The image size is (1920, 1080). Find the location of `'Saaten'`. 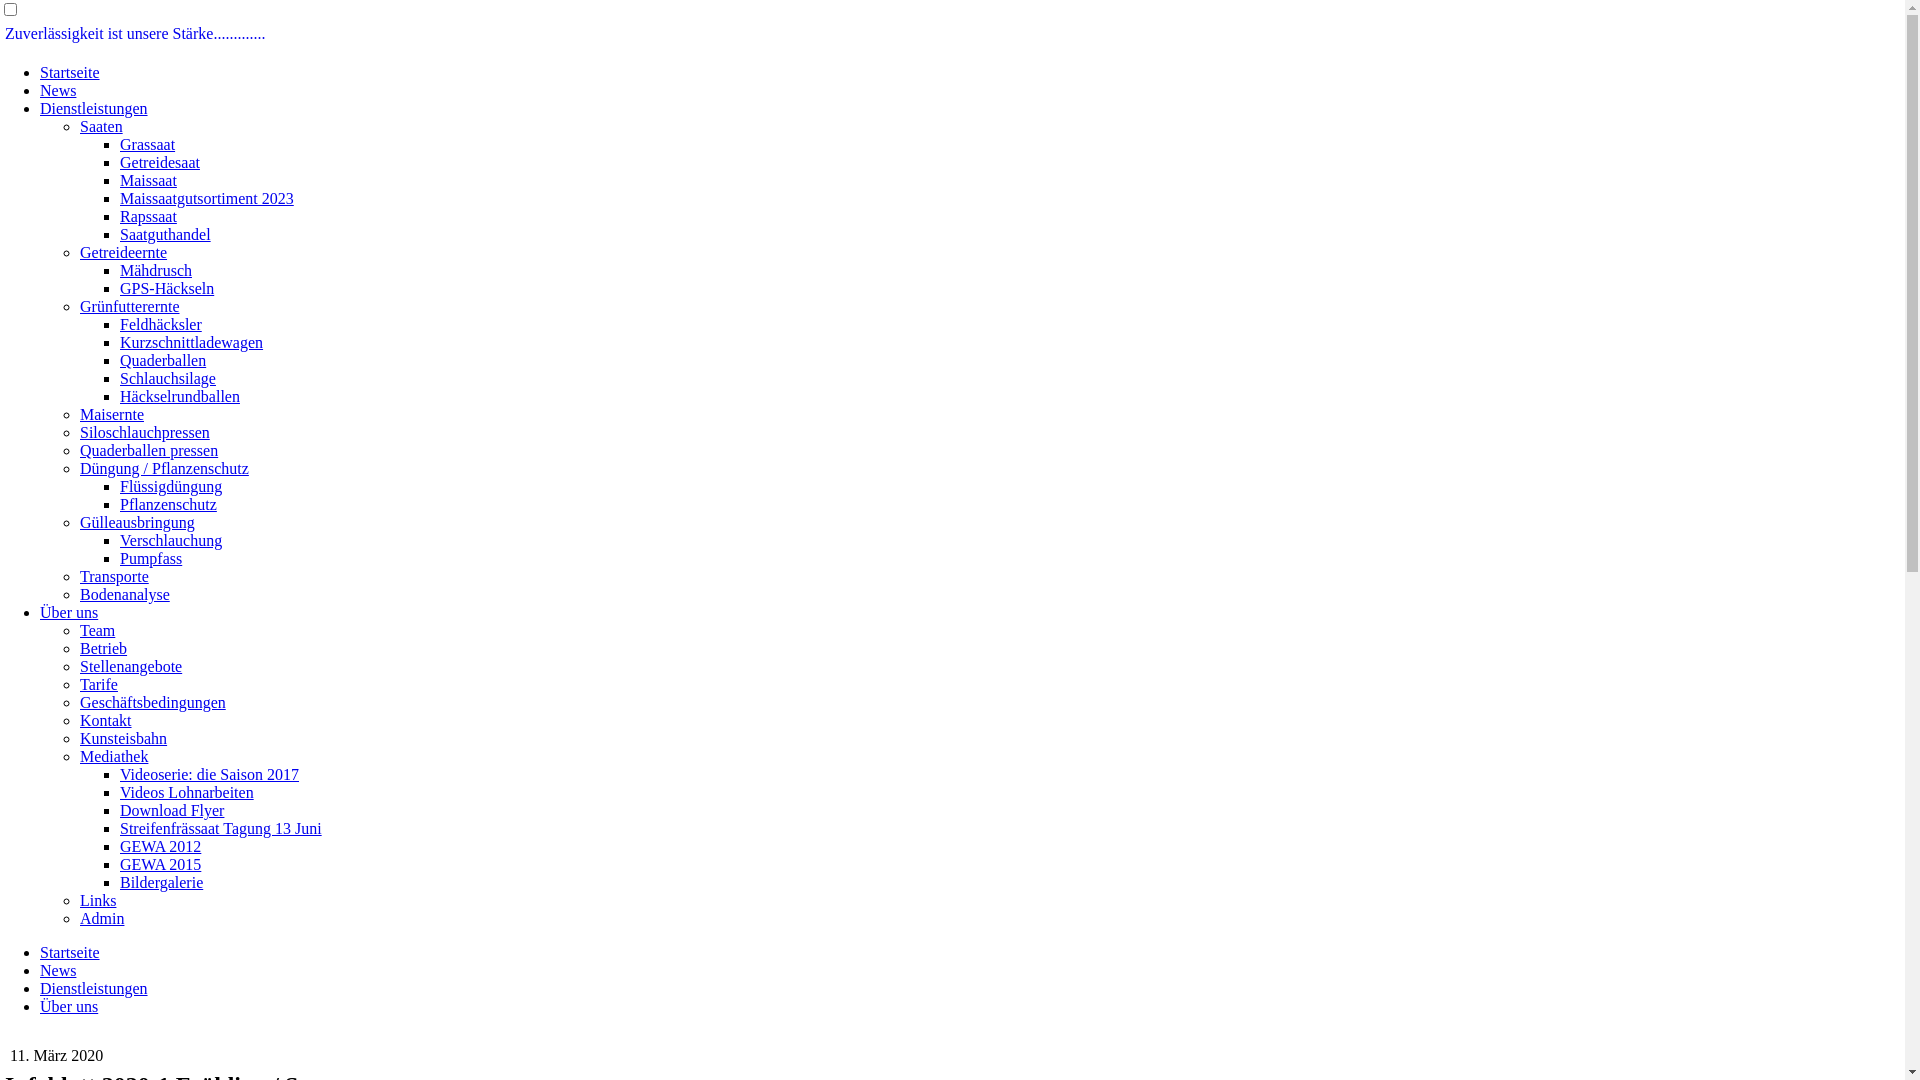

'Saaten' is located at coordinates (80, 126).